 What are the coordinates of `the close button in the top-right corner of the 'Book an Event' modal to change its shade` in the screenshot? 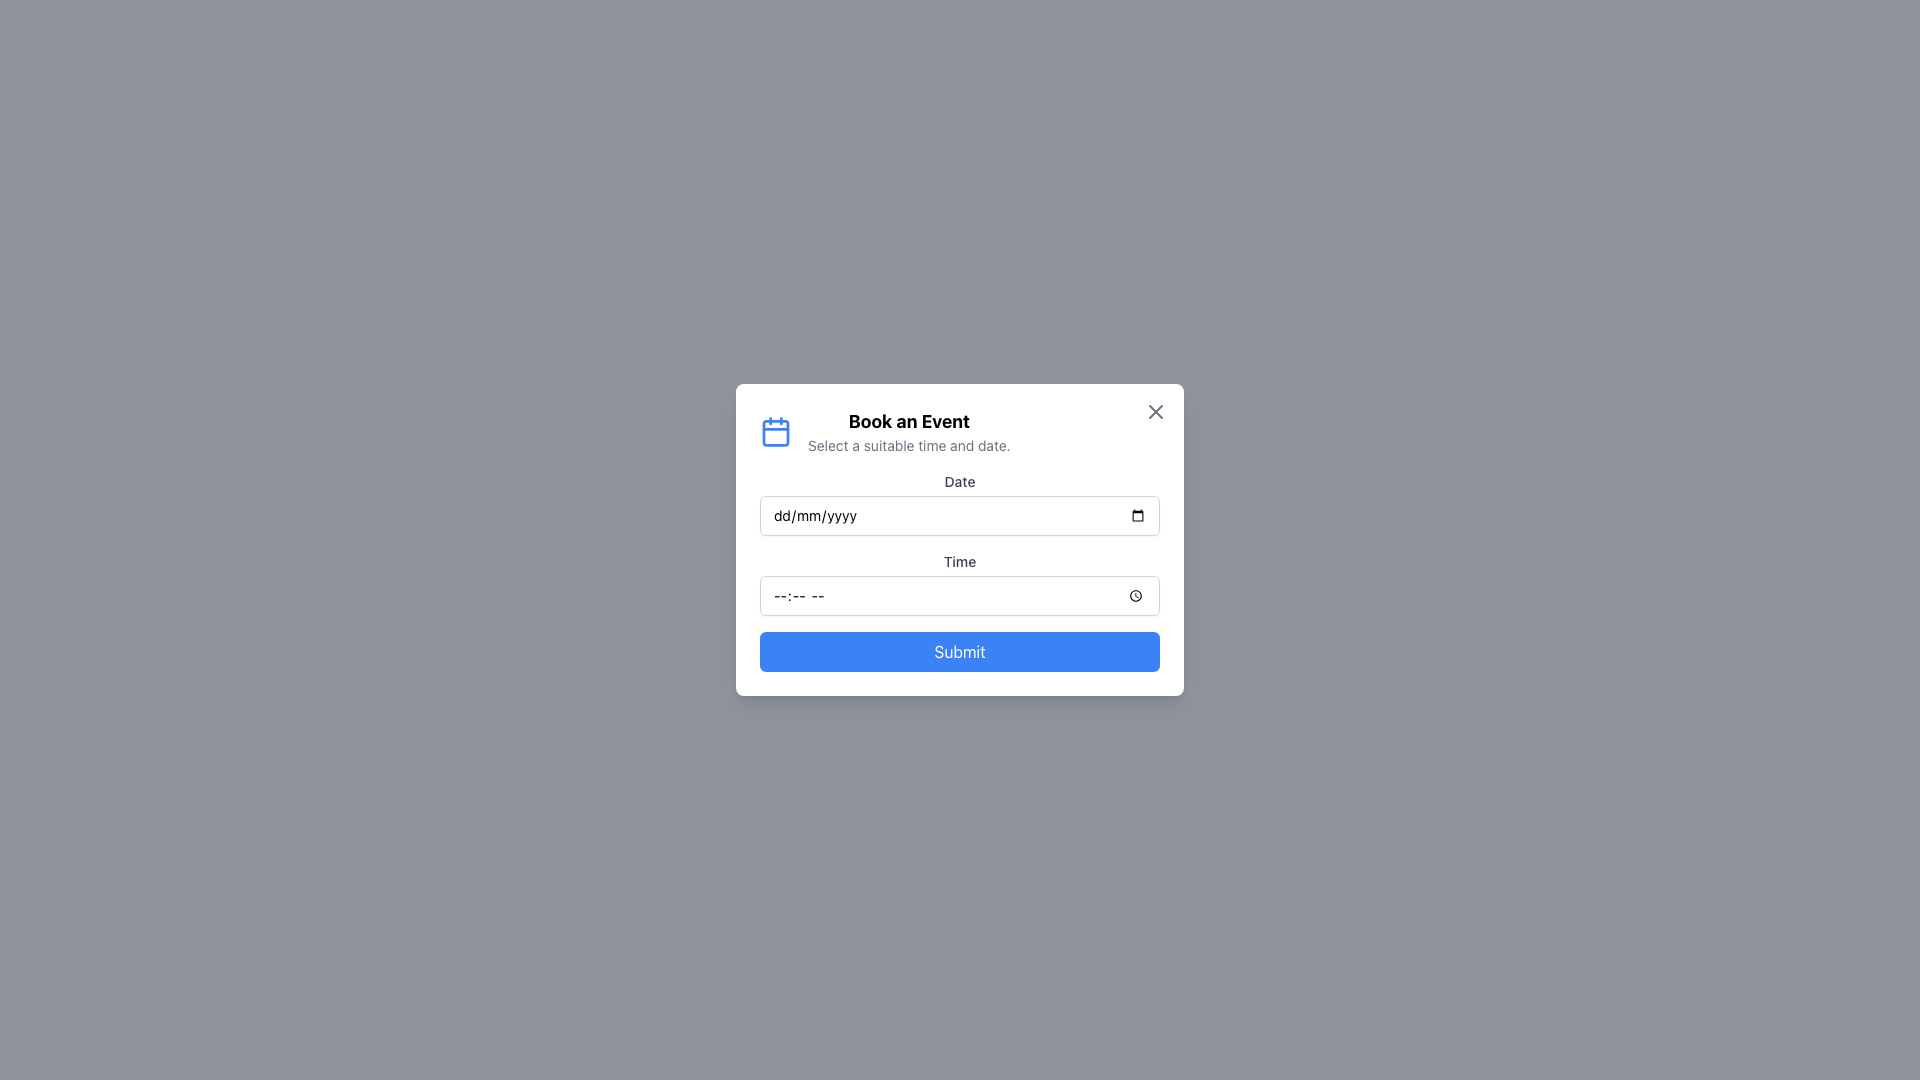 It's located at (1156, 411).